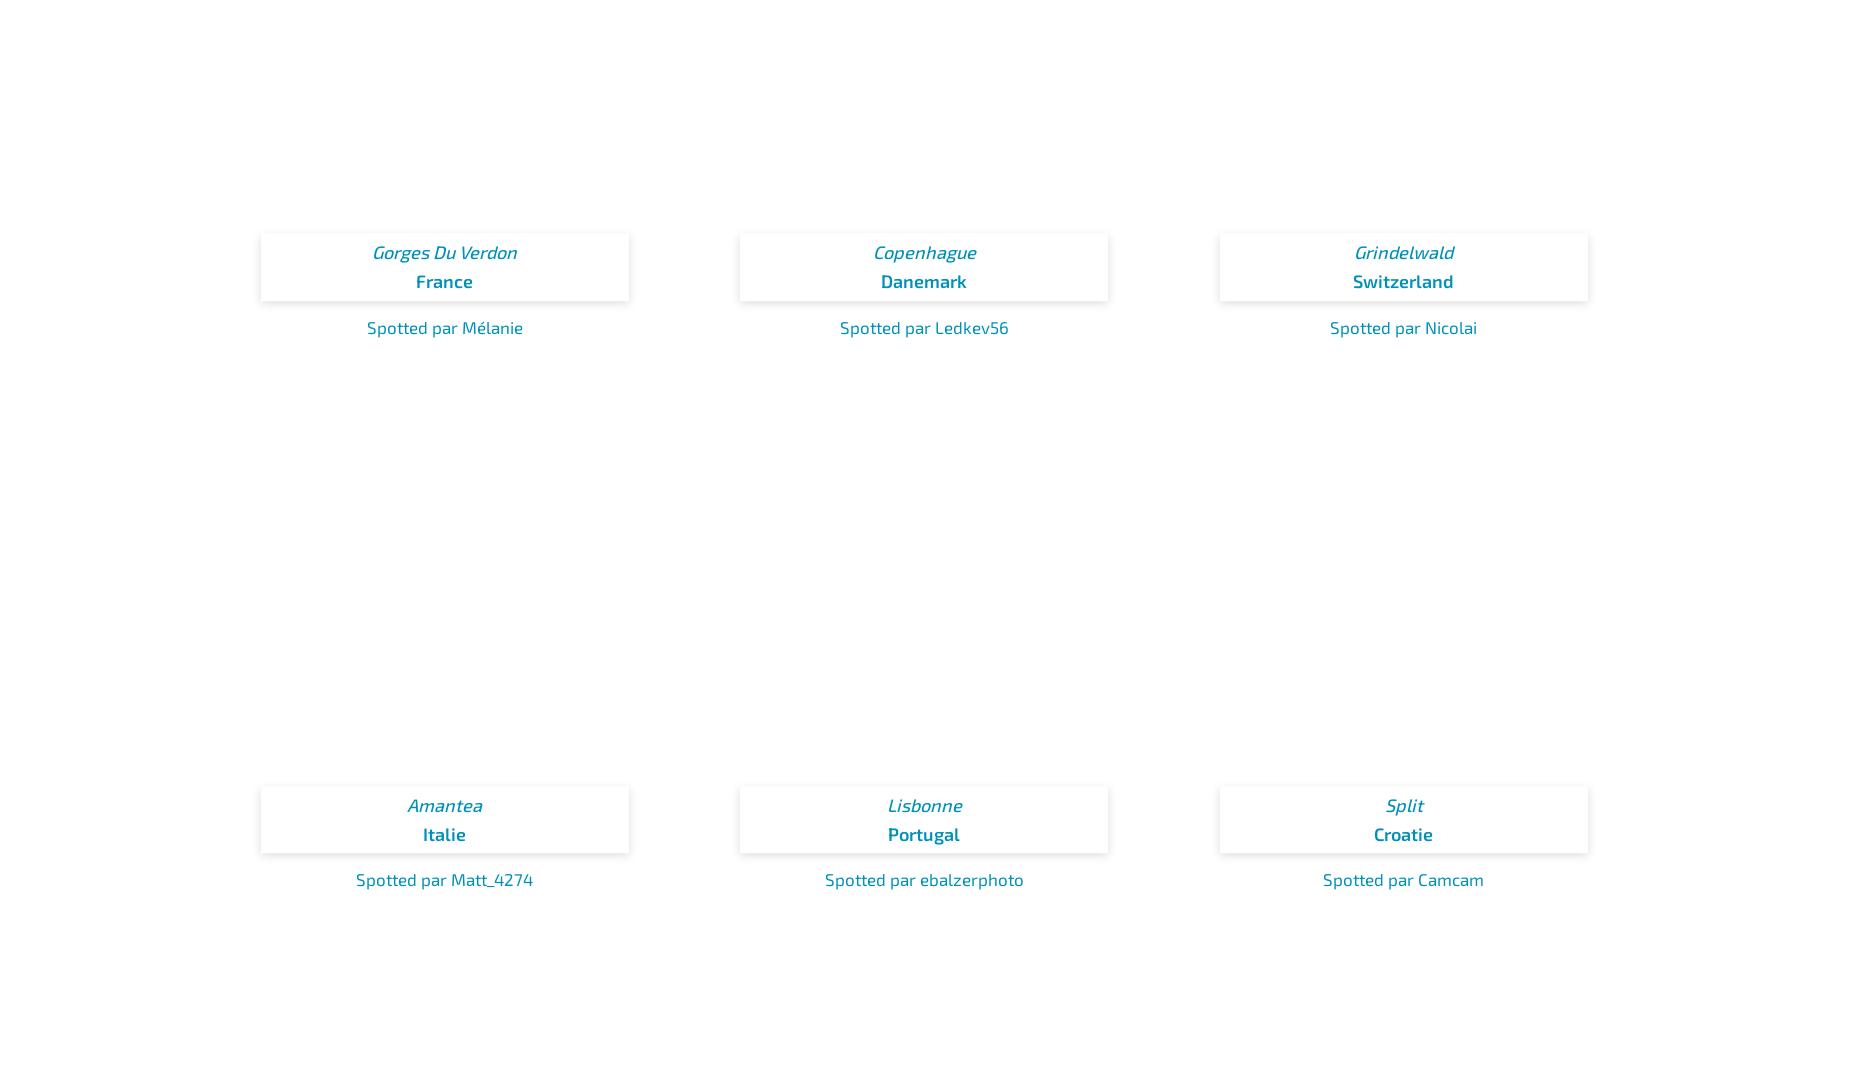  Describe the element at coordinates (443, 832) in the screenshot. I see `'Italie'` at that location.